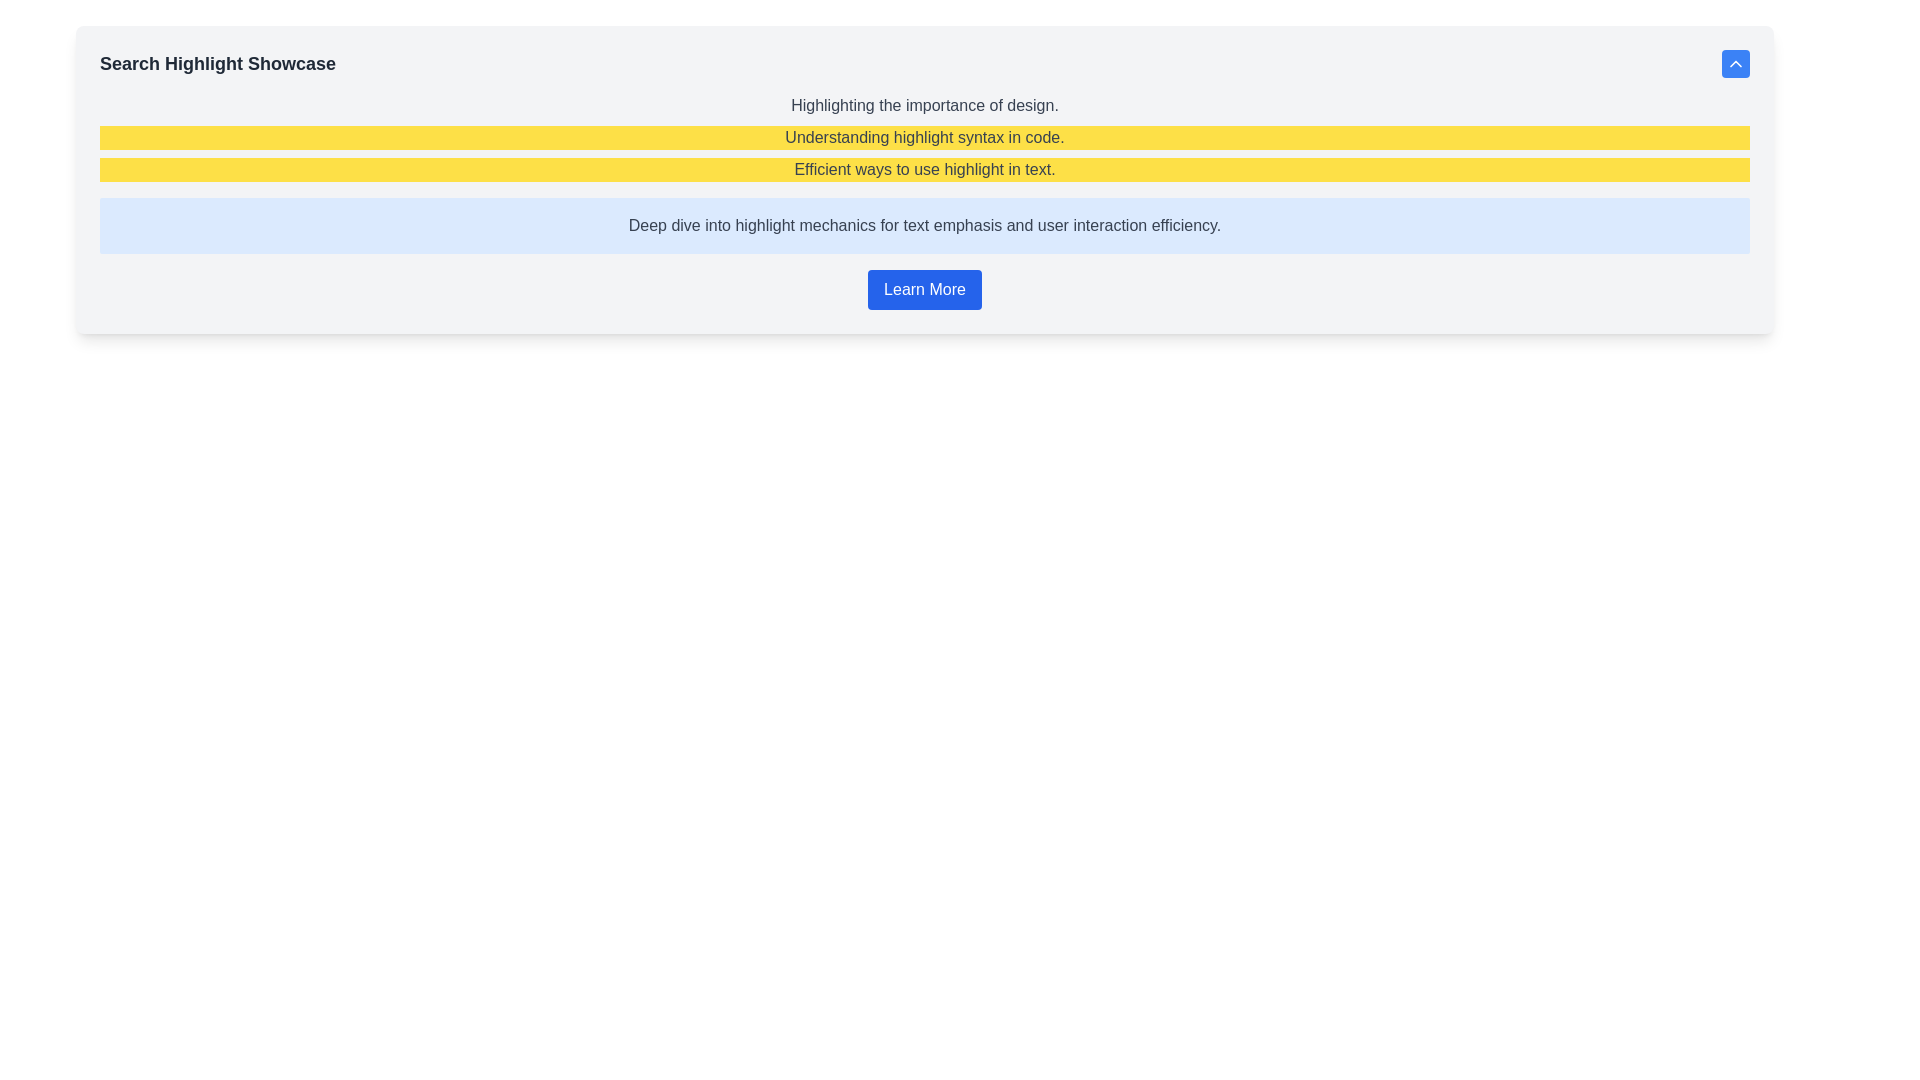 Image resolution: width=1920 pixels, height=1080 pixels. Describe the element at coordinates (924, 289) in the screenshot. I see `the call-to-action button located at the bottom of the section with a light gray background, which is positioned directly below a paragraph with light blue background text, to trigger a visual change` at that location.